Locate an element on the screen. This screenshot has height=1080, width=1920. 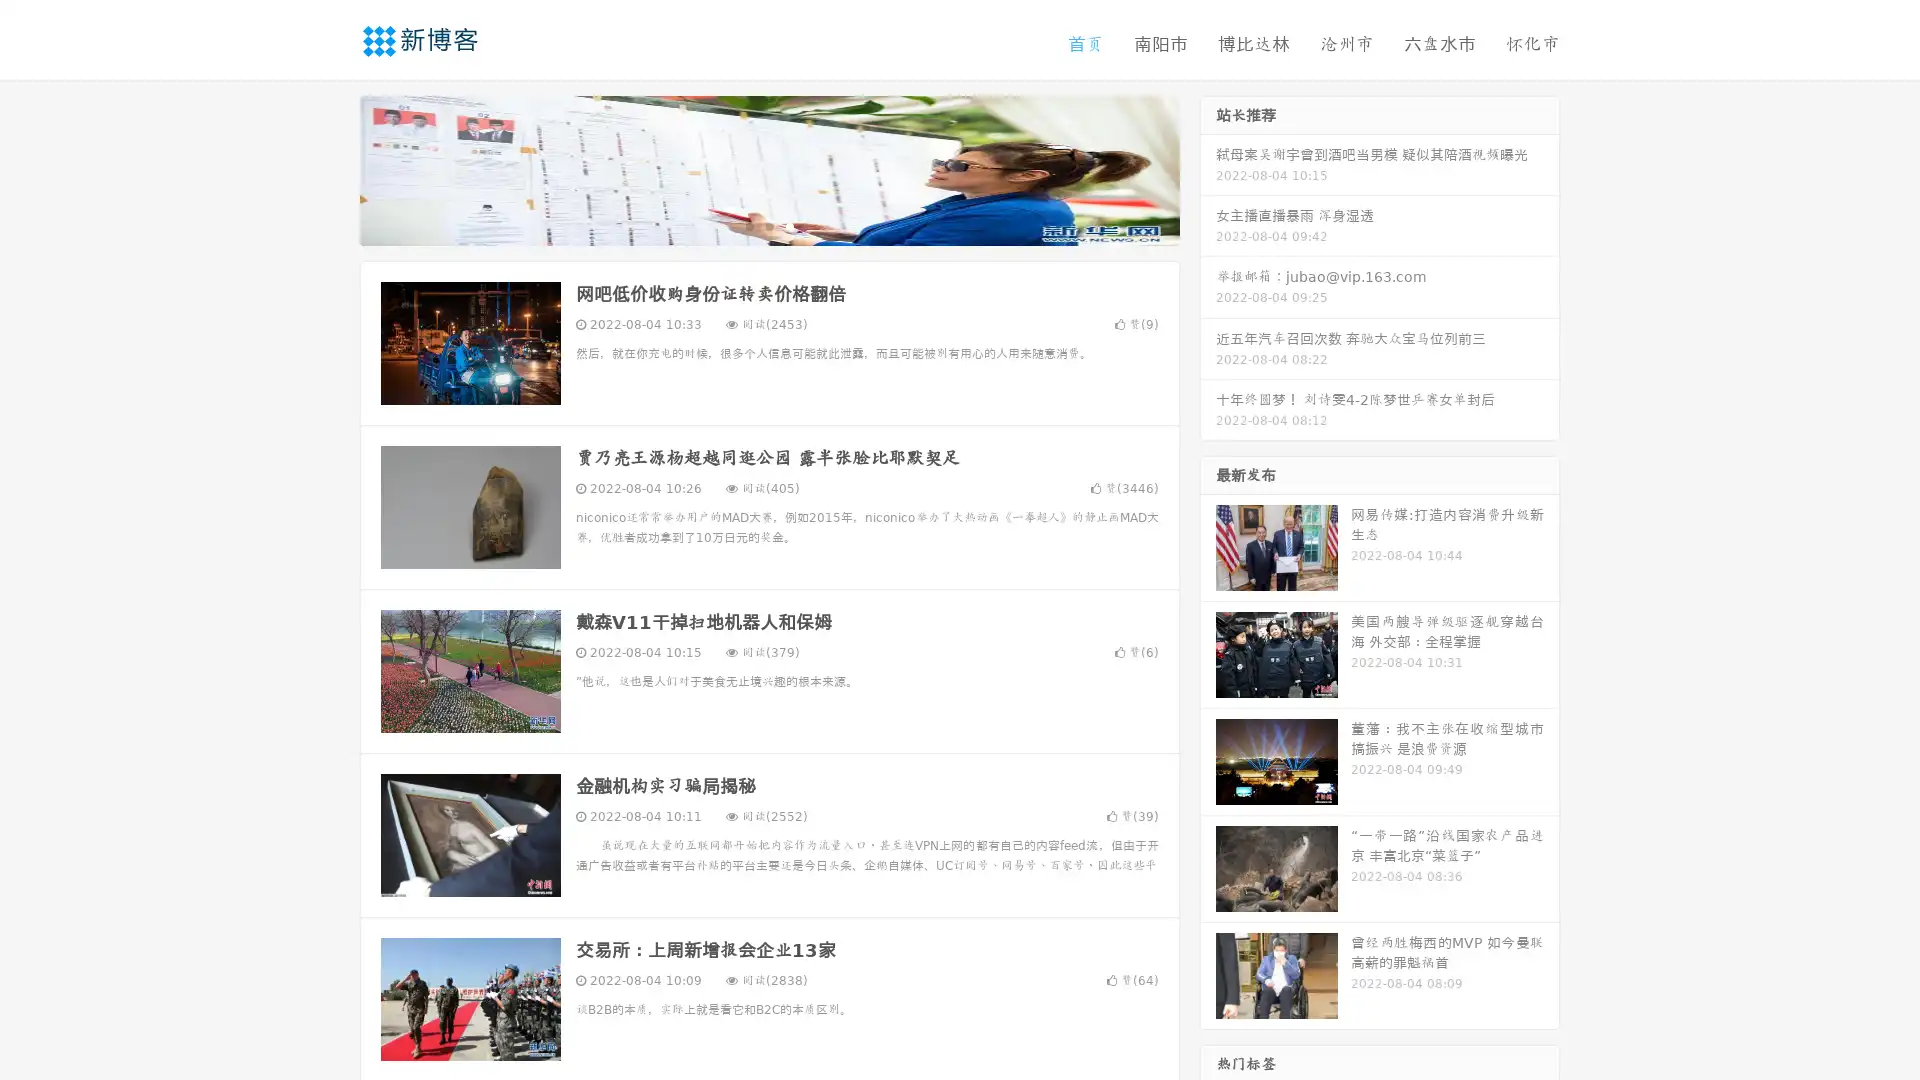
Go to slide 2 is located at coordinates (768, 225).